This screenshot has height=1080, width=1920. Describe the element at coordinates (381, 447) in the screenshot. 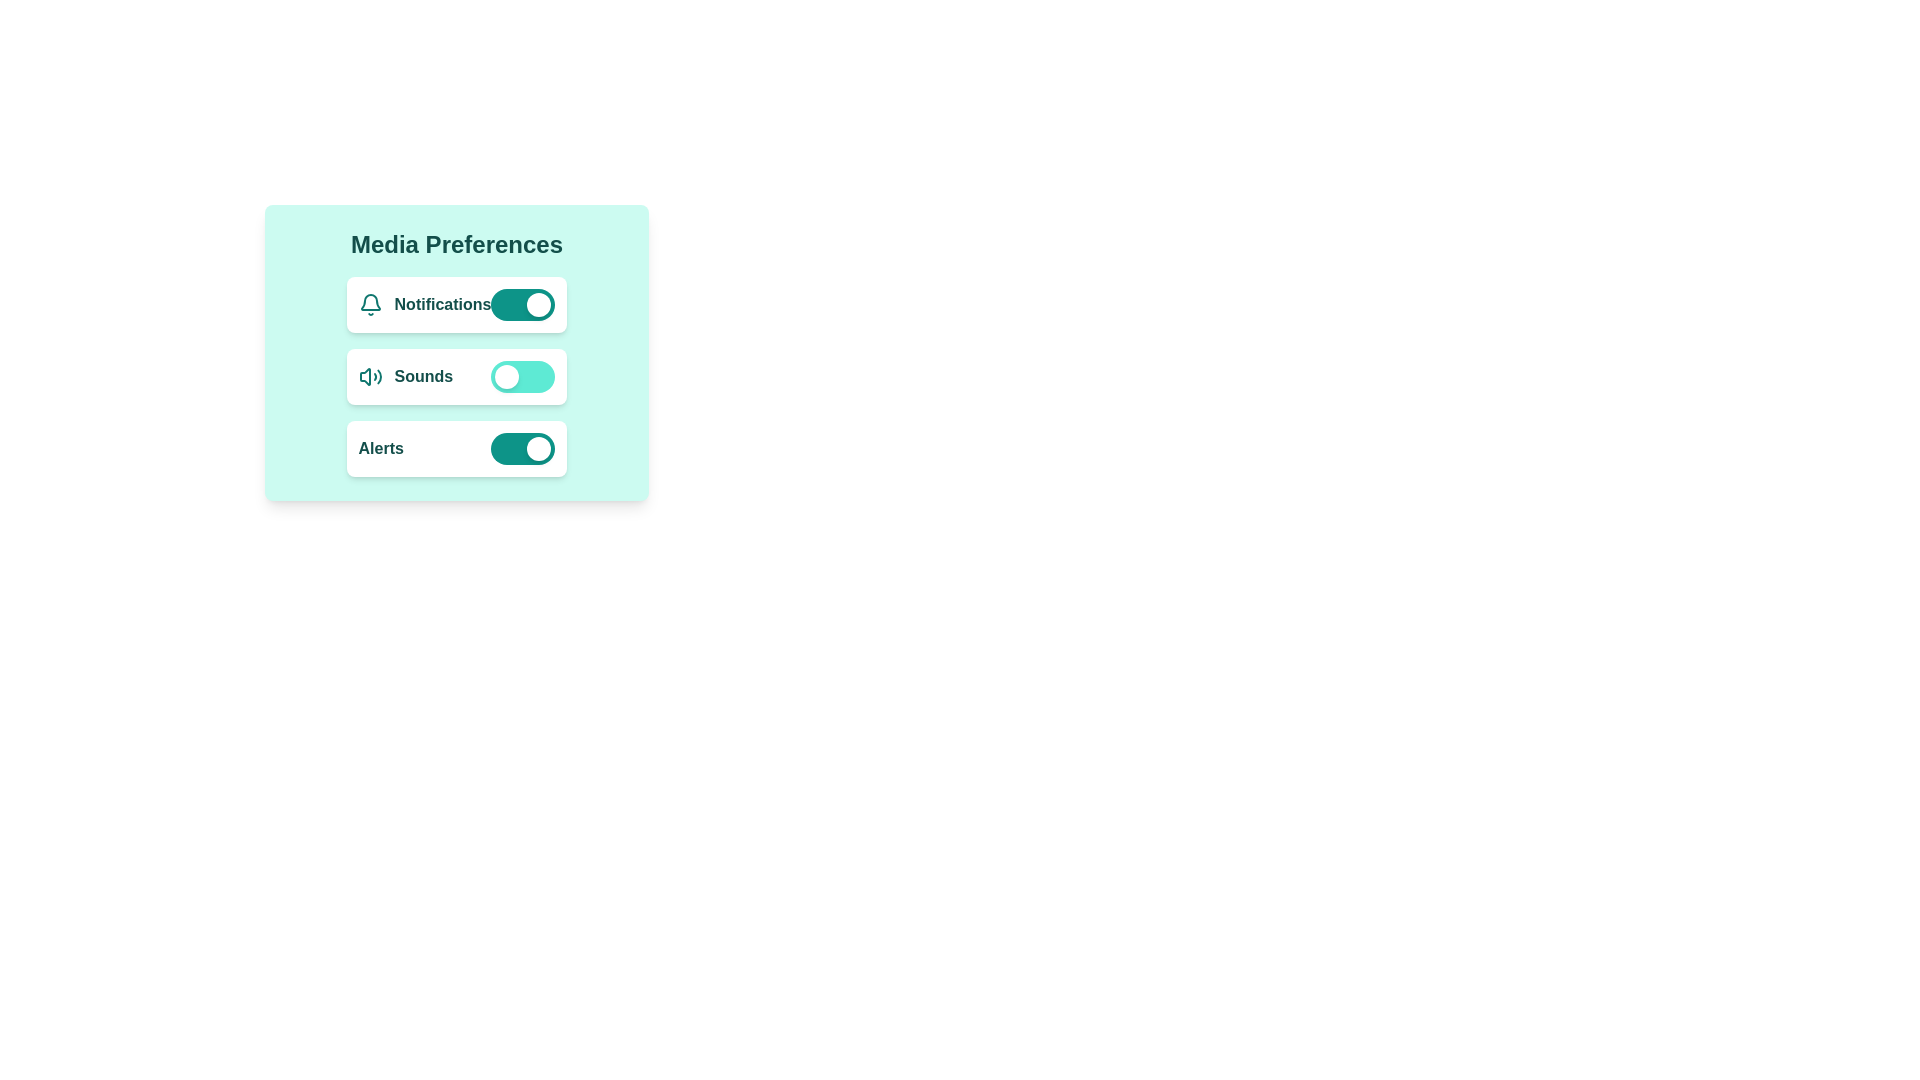

I see `the 'Alerts' text label, which is styled in bold teal font and indicates the toggle for 'Alerts' notifications within the Media Preferences section` at that location.